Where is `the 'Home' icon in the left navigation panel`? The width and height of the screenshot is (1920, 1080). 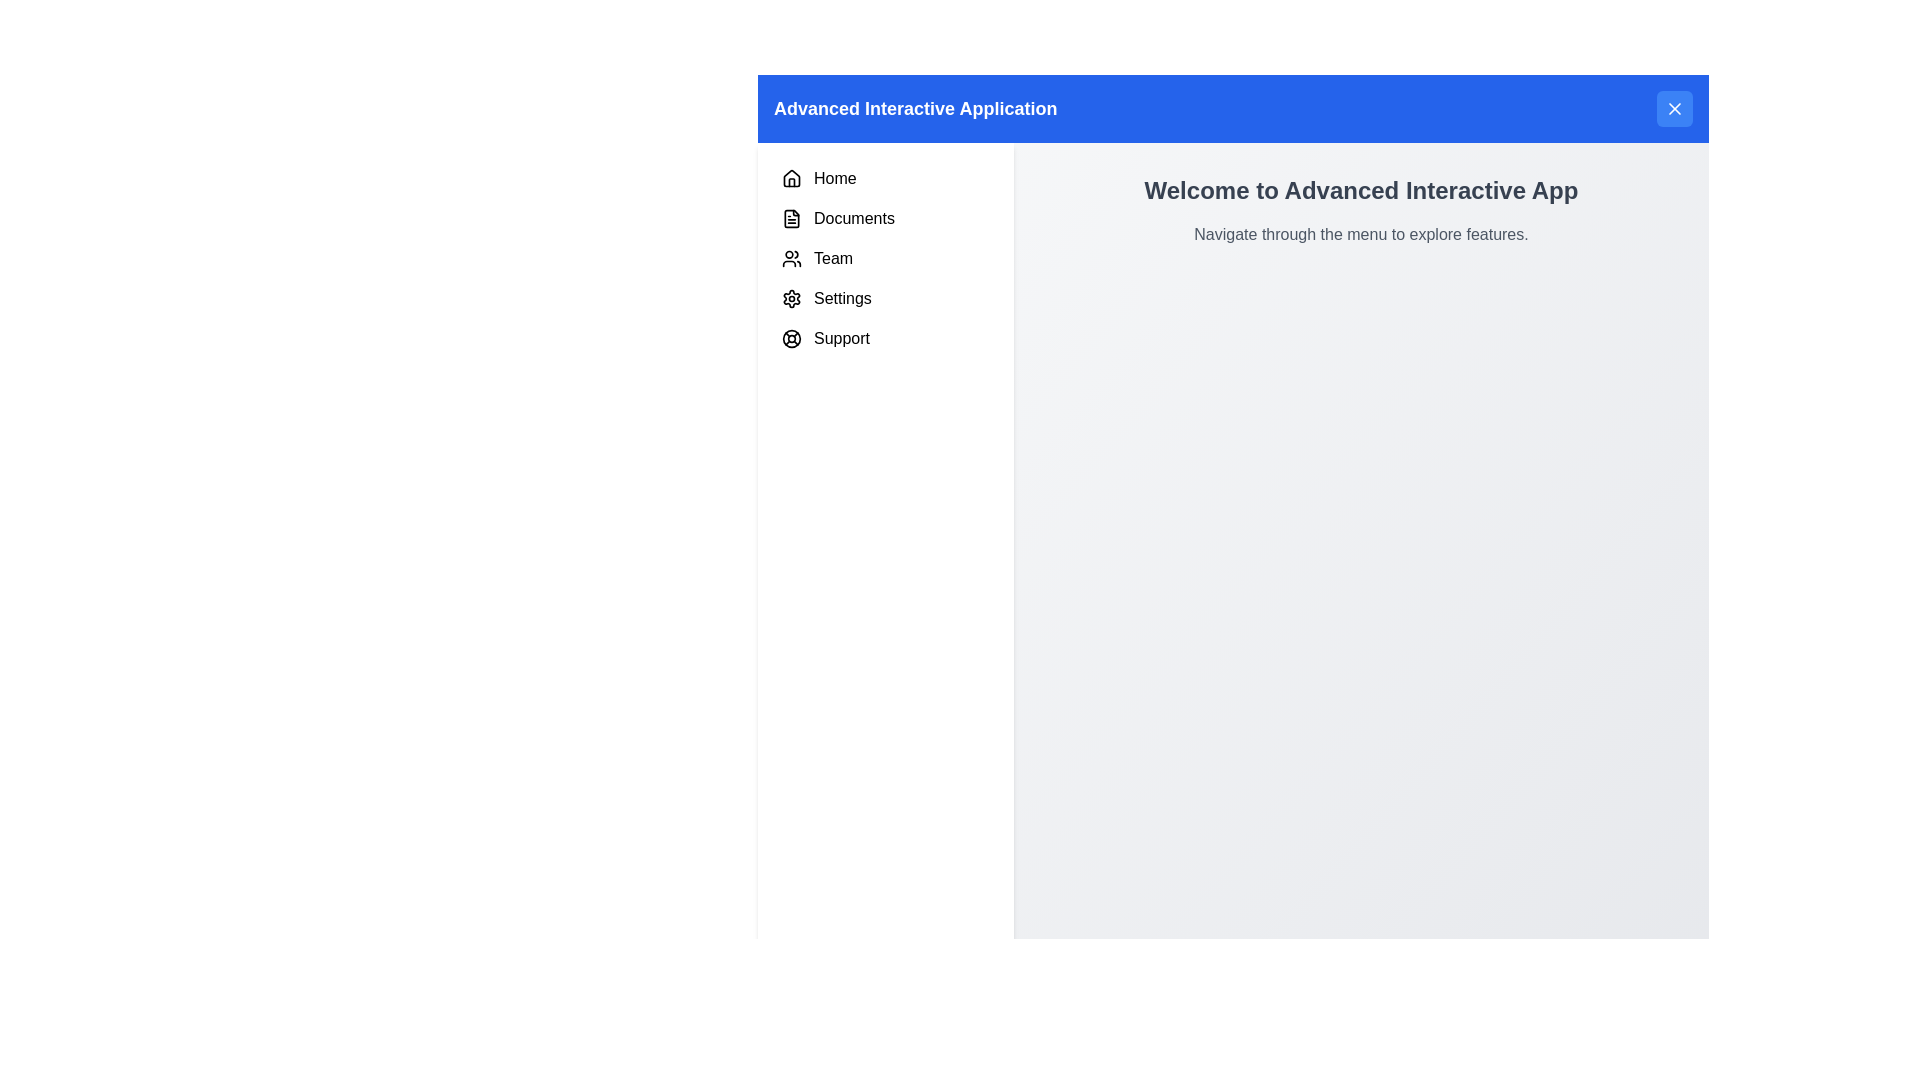
the 'Home' icon in the left navigation panel is located at coordinates (791, 176).